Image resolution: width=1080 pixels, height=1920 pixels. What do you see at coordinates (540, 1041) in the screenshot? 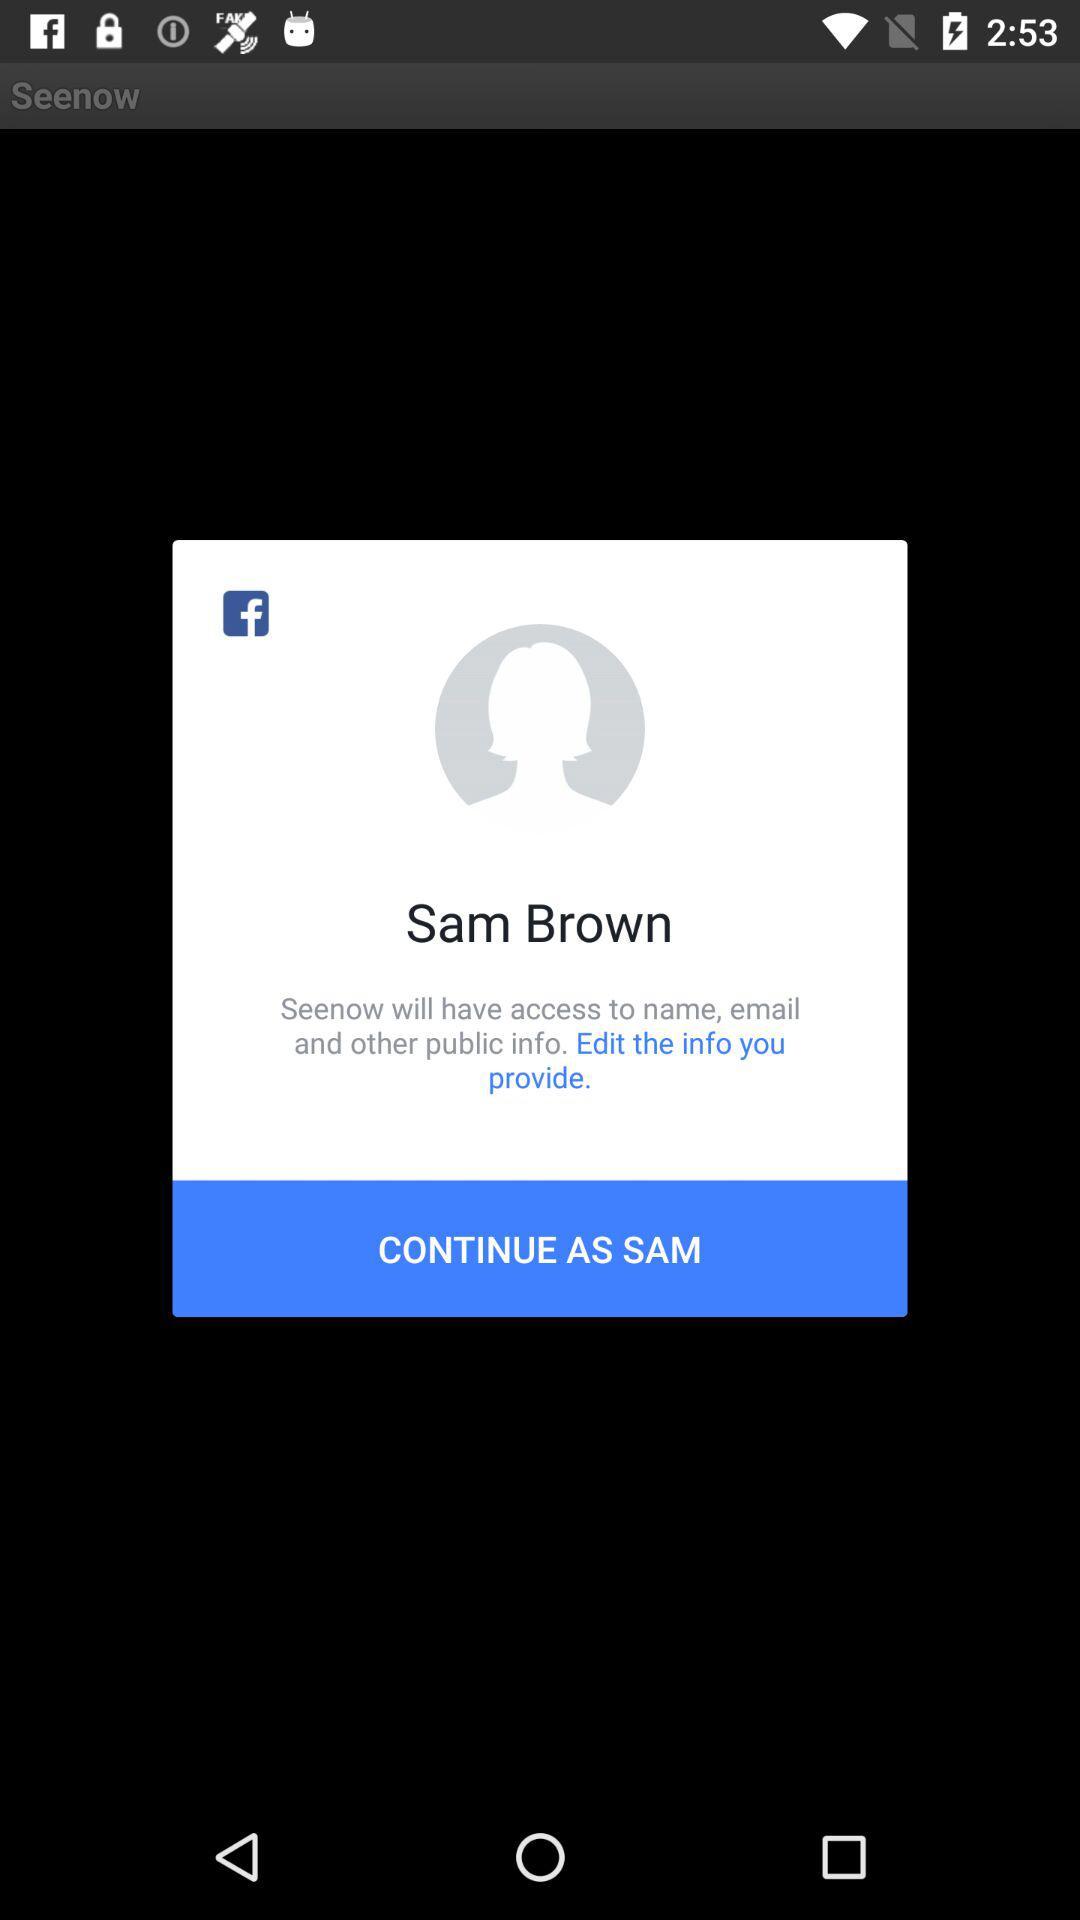
I see `seenow will have icon` at bounding box center [540, 1041].